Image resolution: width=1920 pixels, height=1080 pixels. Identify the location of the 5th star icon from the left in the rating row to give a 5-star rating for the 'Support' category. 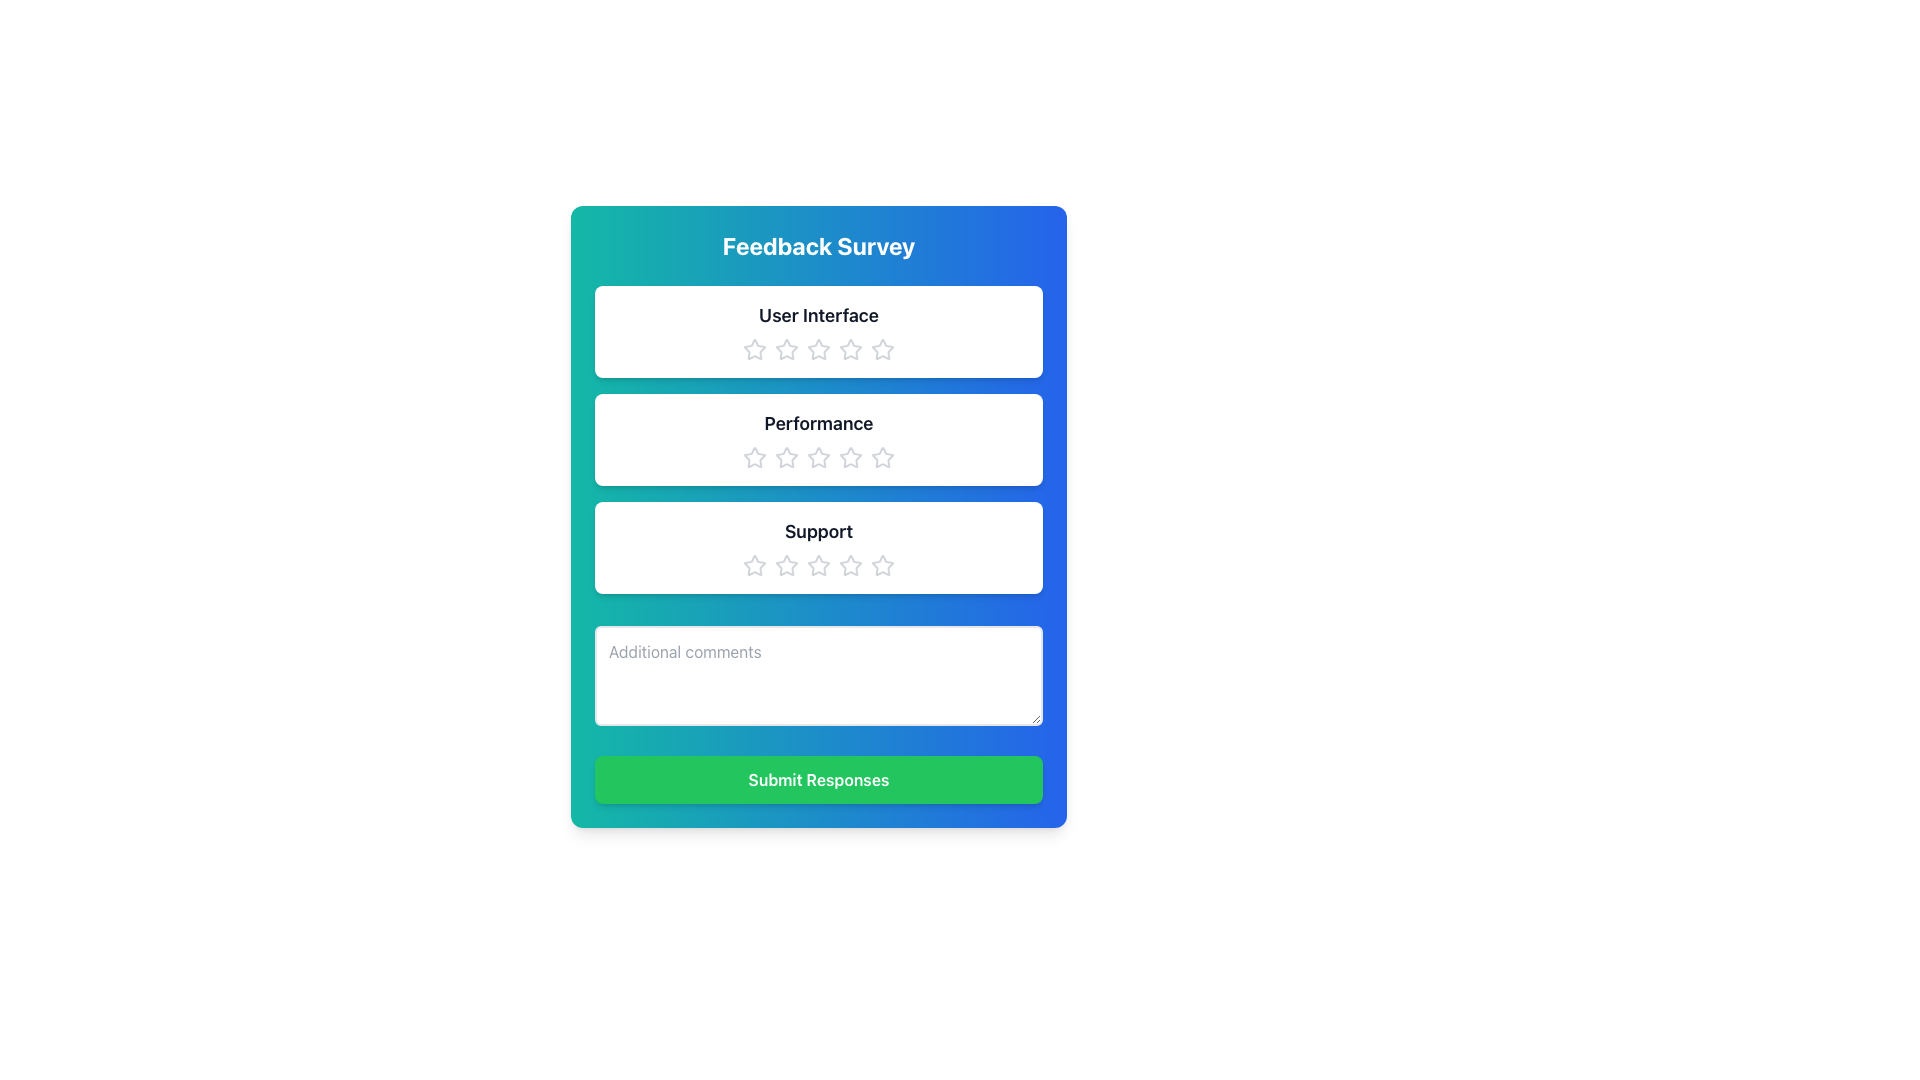
(882, 566).